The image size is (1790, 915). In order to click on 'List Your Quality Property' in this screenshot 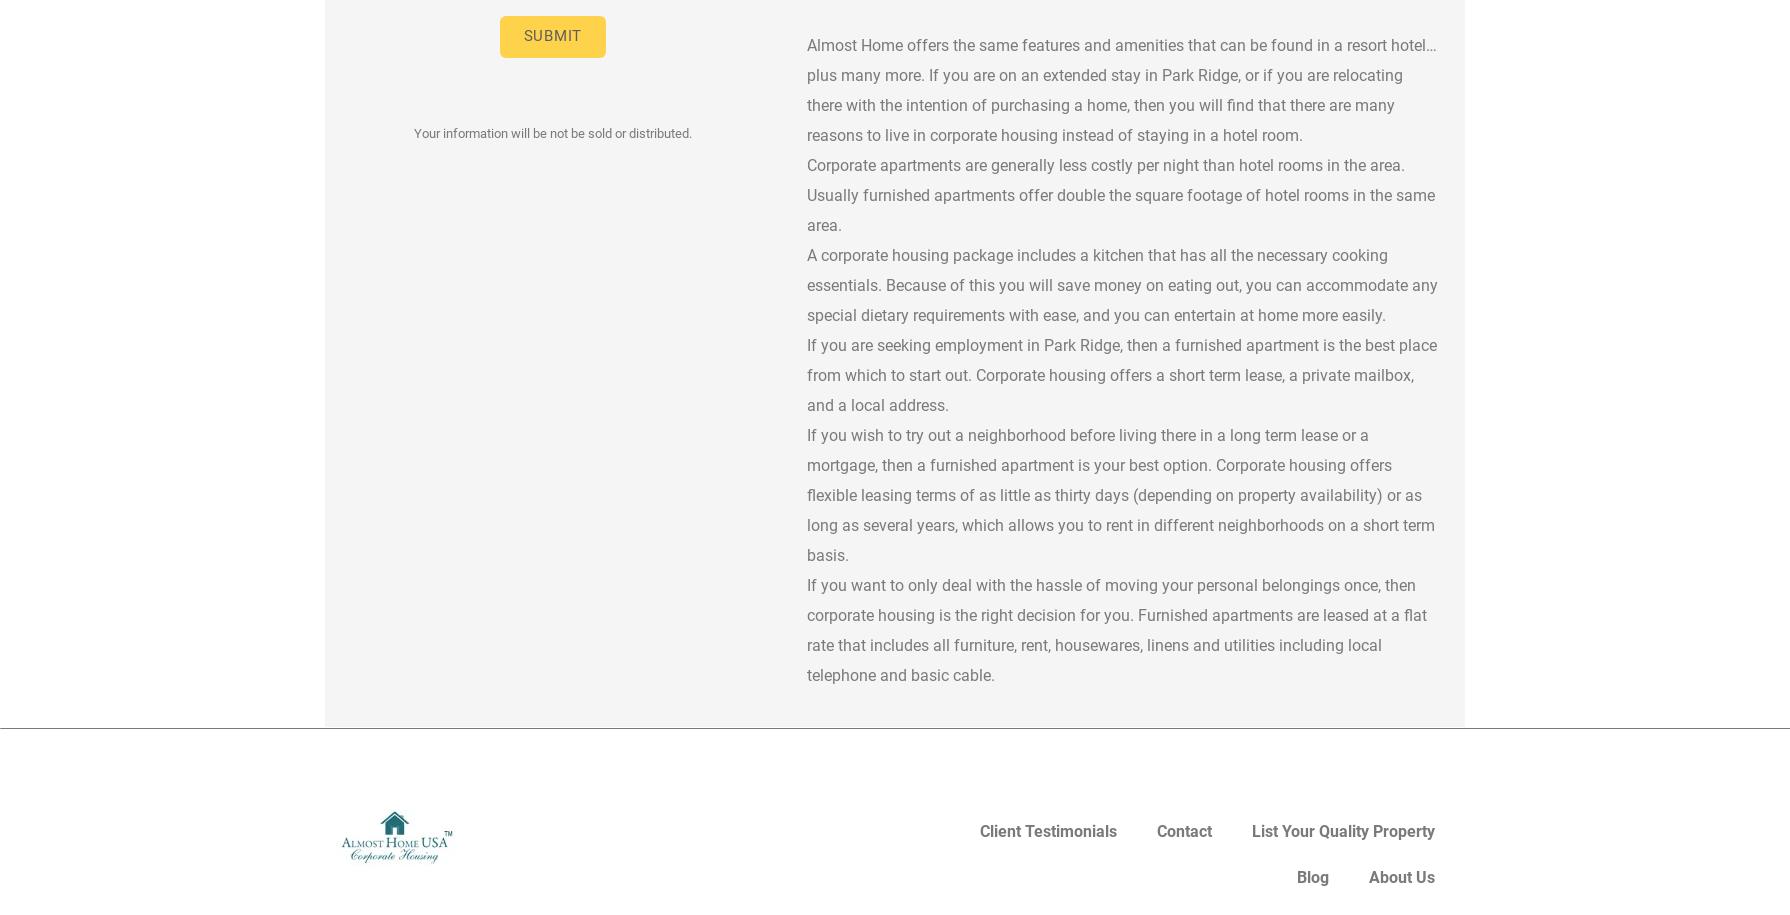, I will do `click(1342, 831)`.